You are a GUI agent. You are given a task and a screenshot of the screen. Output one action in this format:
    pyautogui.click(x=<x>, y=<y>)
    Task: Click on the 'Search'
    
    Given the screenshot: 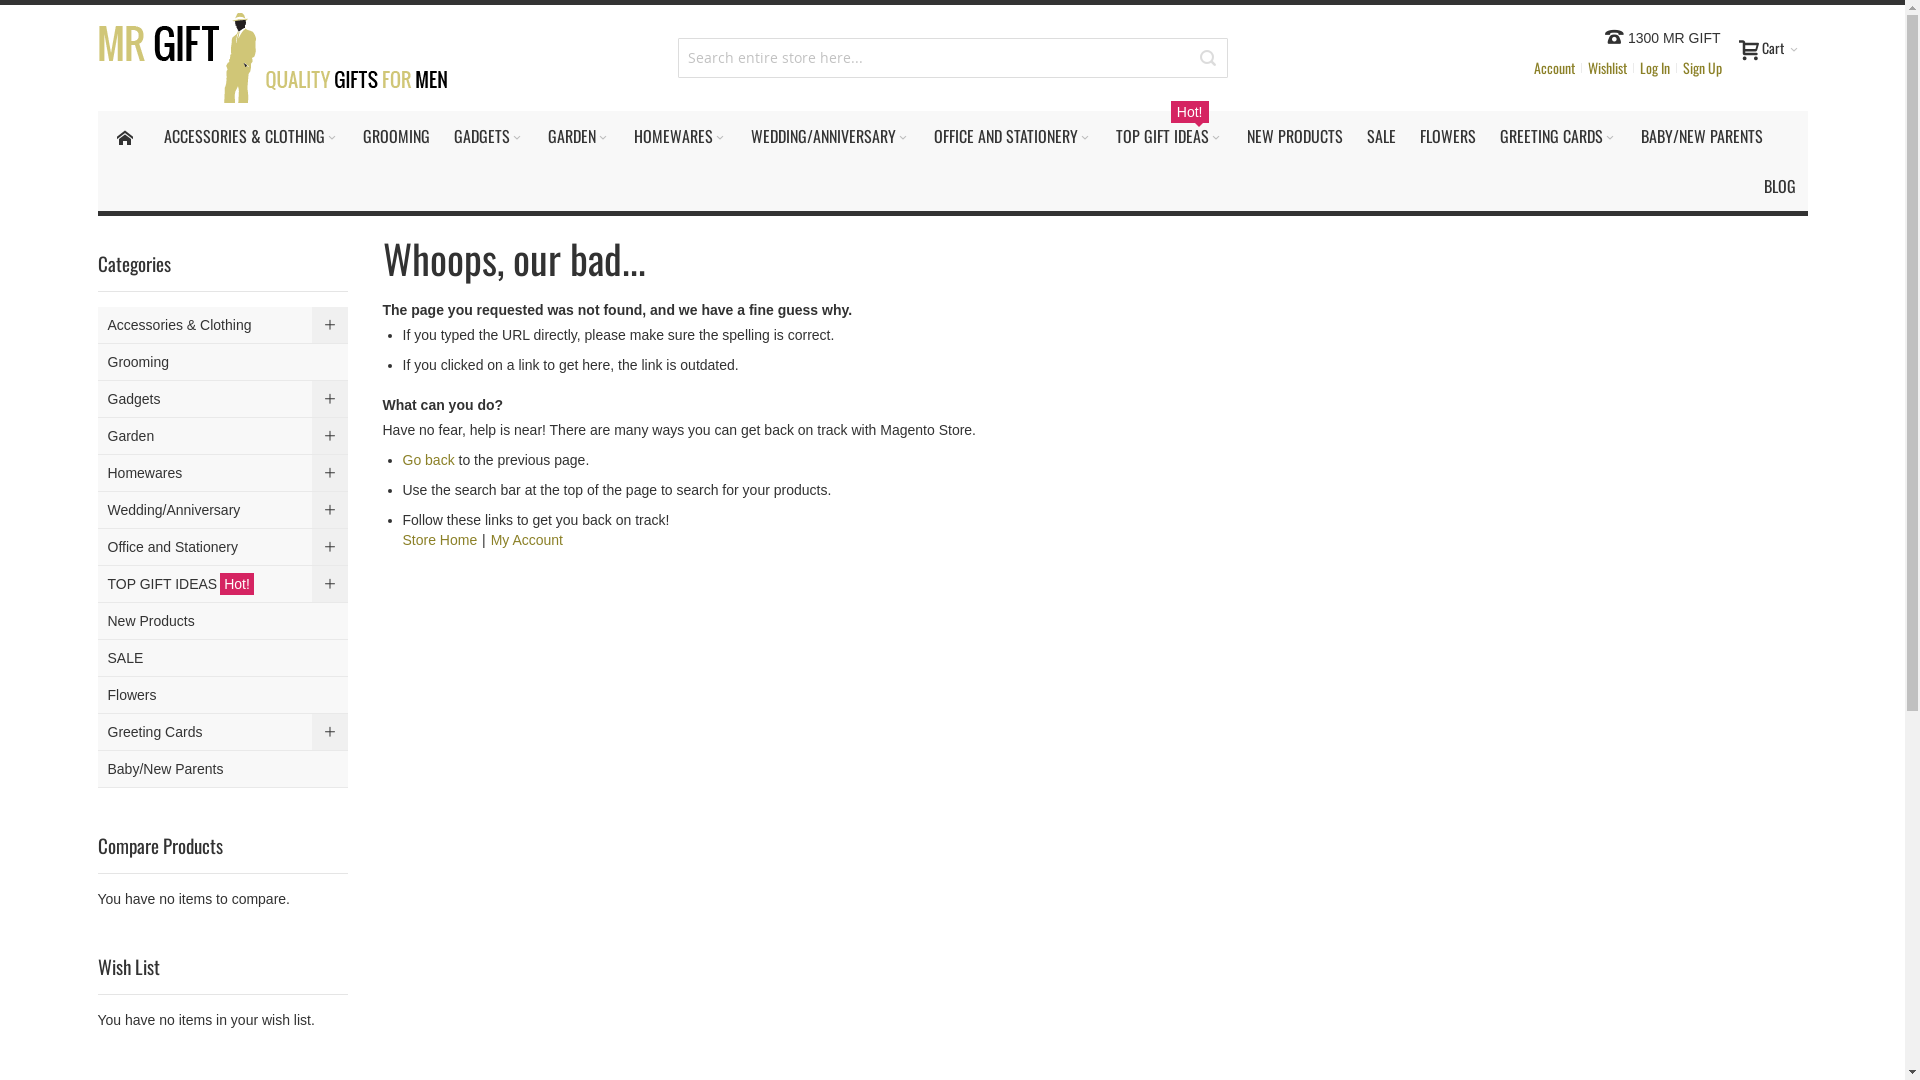 What is the action you would take?
    pyautogui.click(x=1205, y=56)
    